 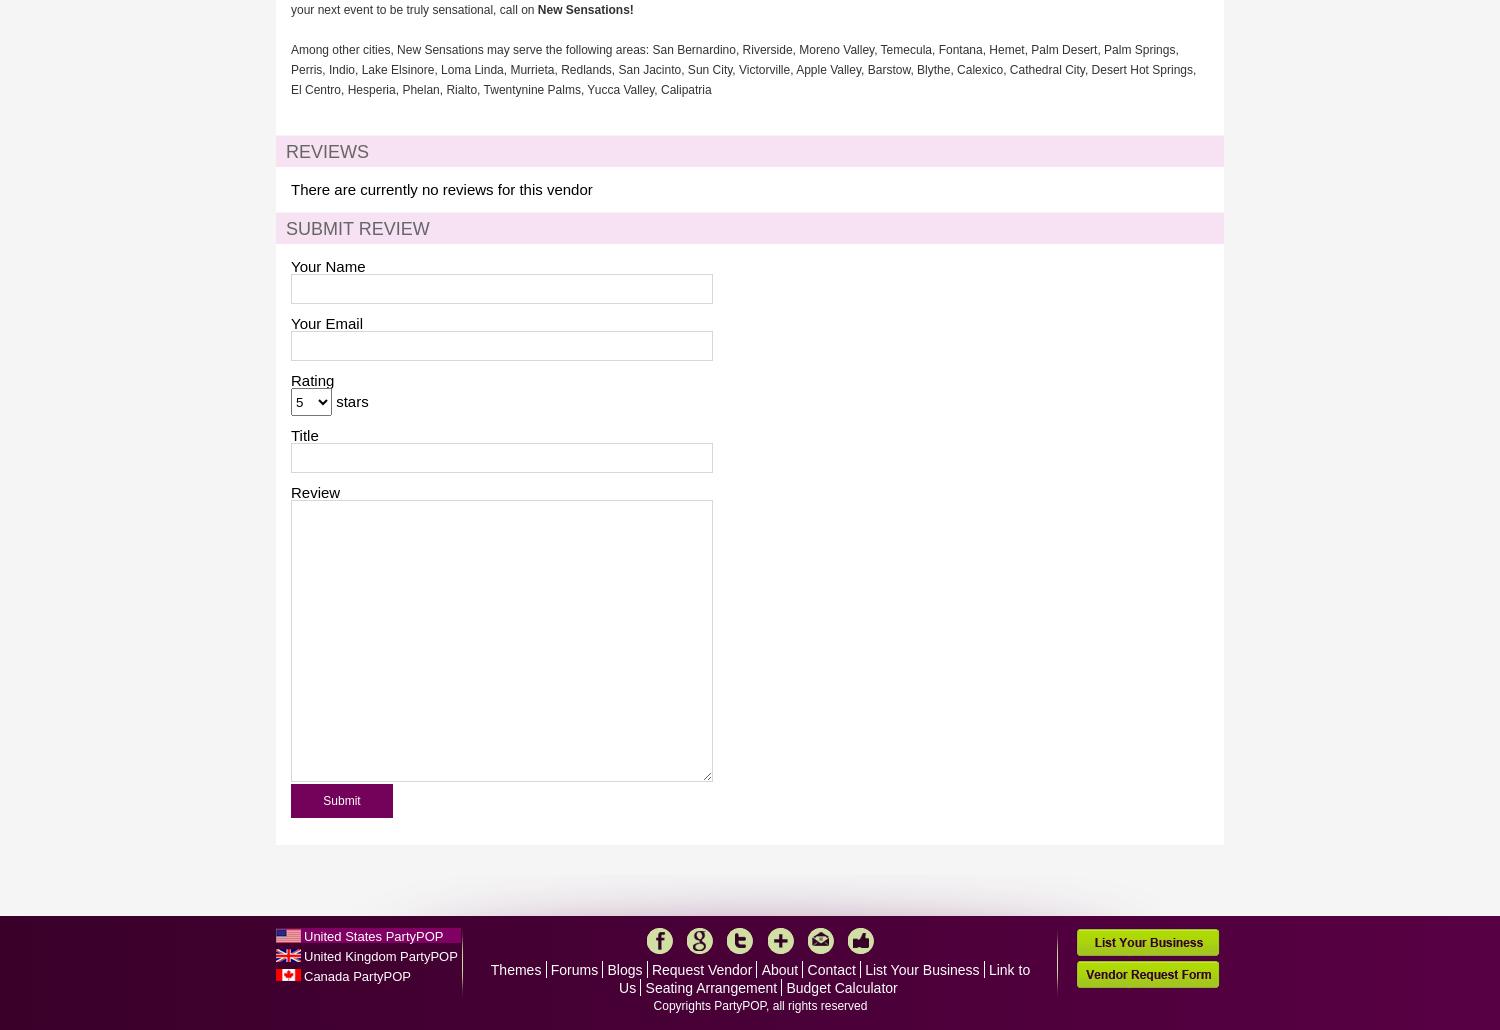 I want to click on 'Your Email', so click(x=325, y=322).